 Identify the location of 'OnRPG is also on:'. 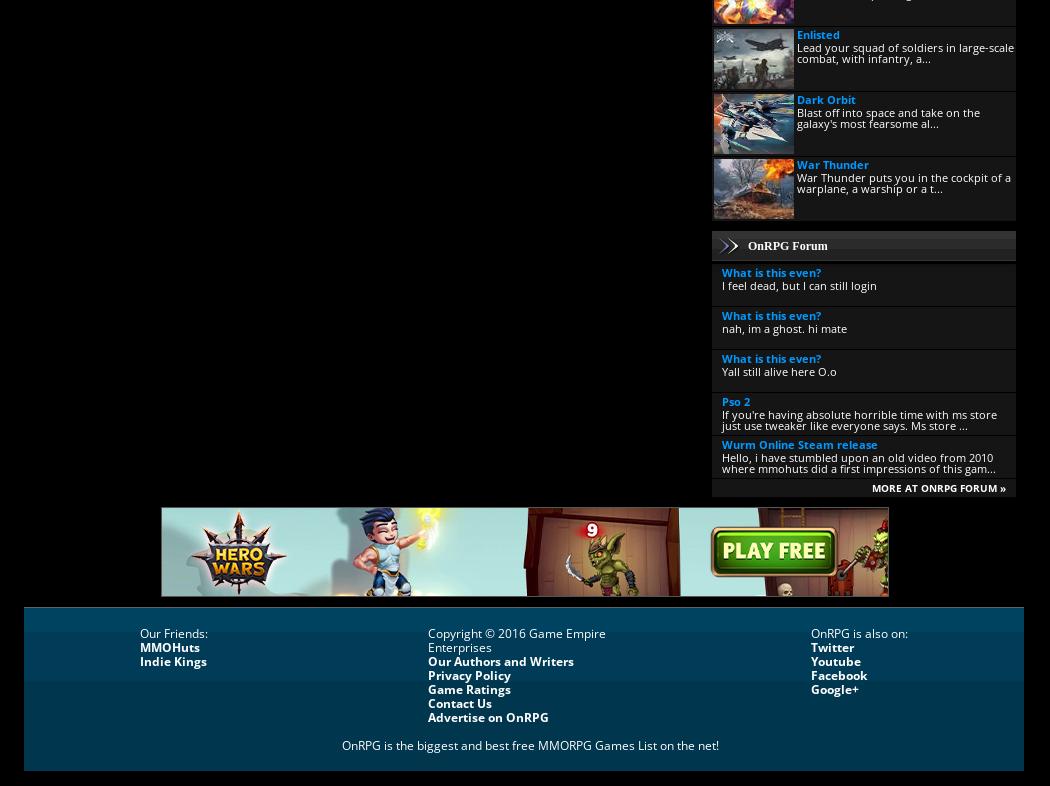
(859, 633).